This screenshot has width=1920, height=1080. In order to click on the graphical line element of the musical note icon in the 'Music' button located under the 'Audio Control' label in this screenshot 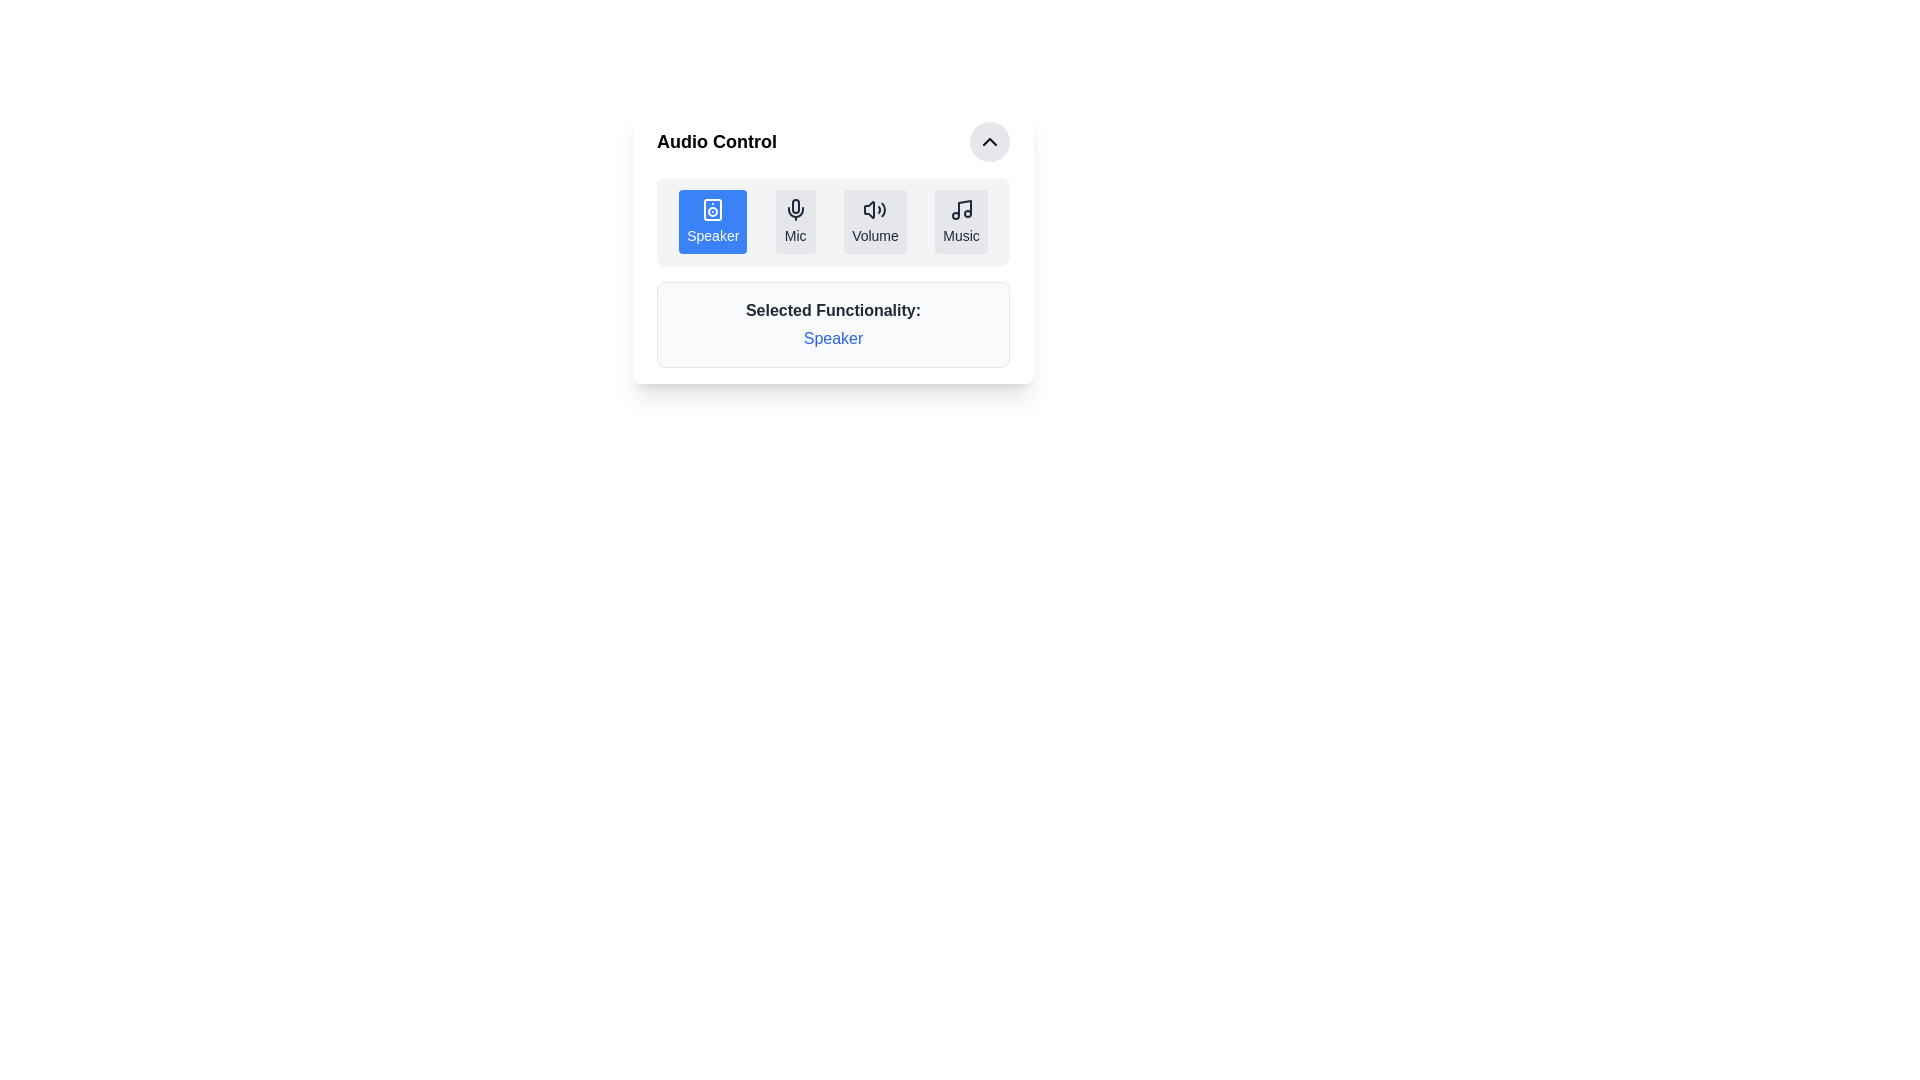, I will do `click(964, 208)`.